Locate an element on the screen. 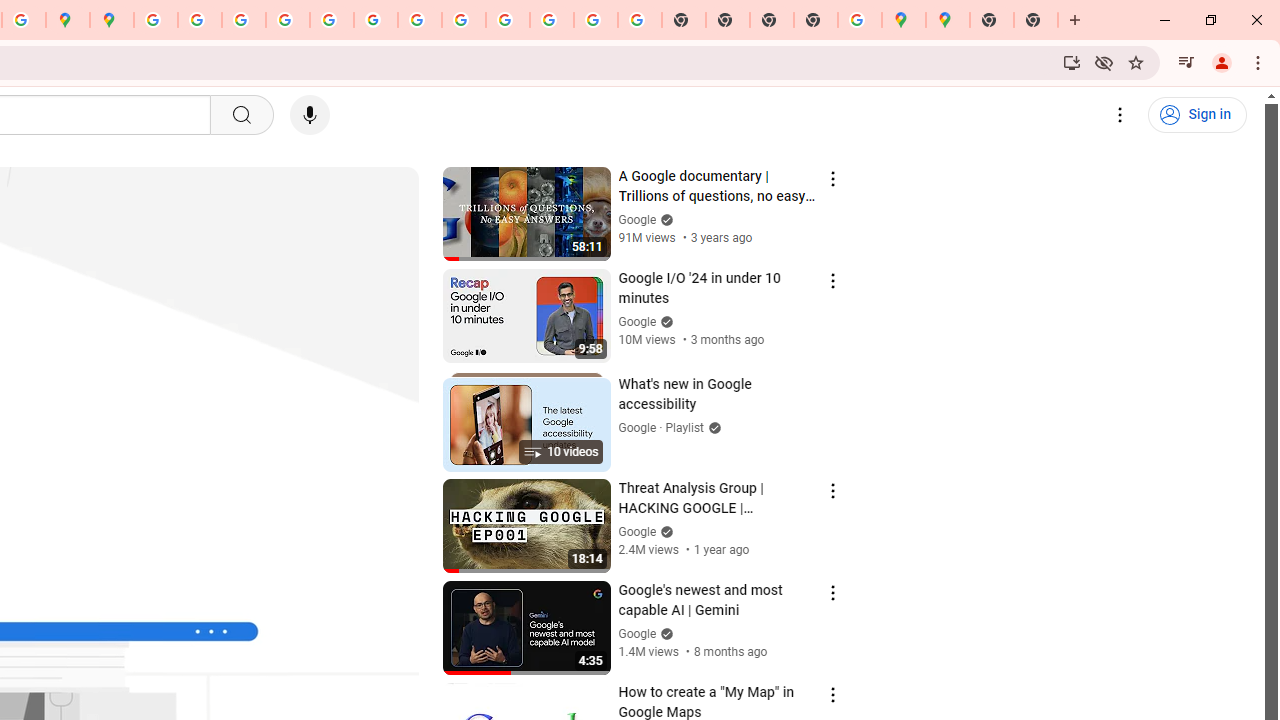 The height and width of the screenshot is (720, 1280). 'Google Maps' is located at coordinates (946, 20).